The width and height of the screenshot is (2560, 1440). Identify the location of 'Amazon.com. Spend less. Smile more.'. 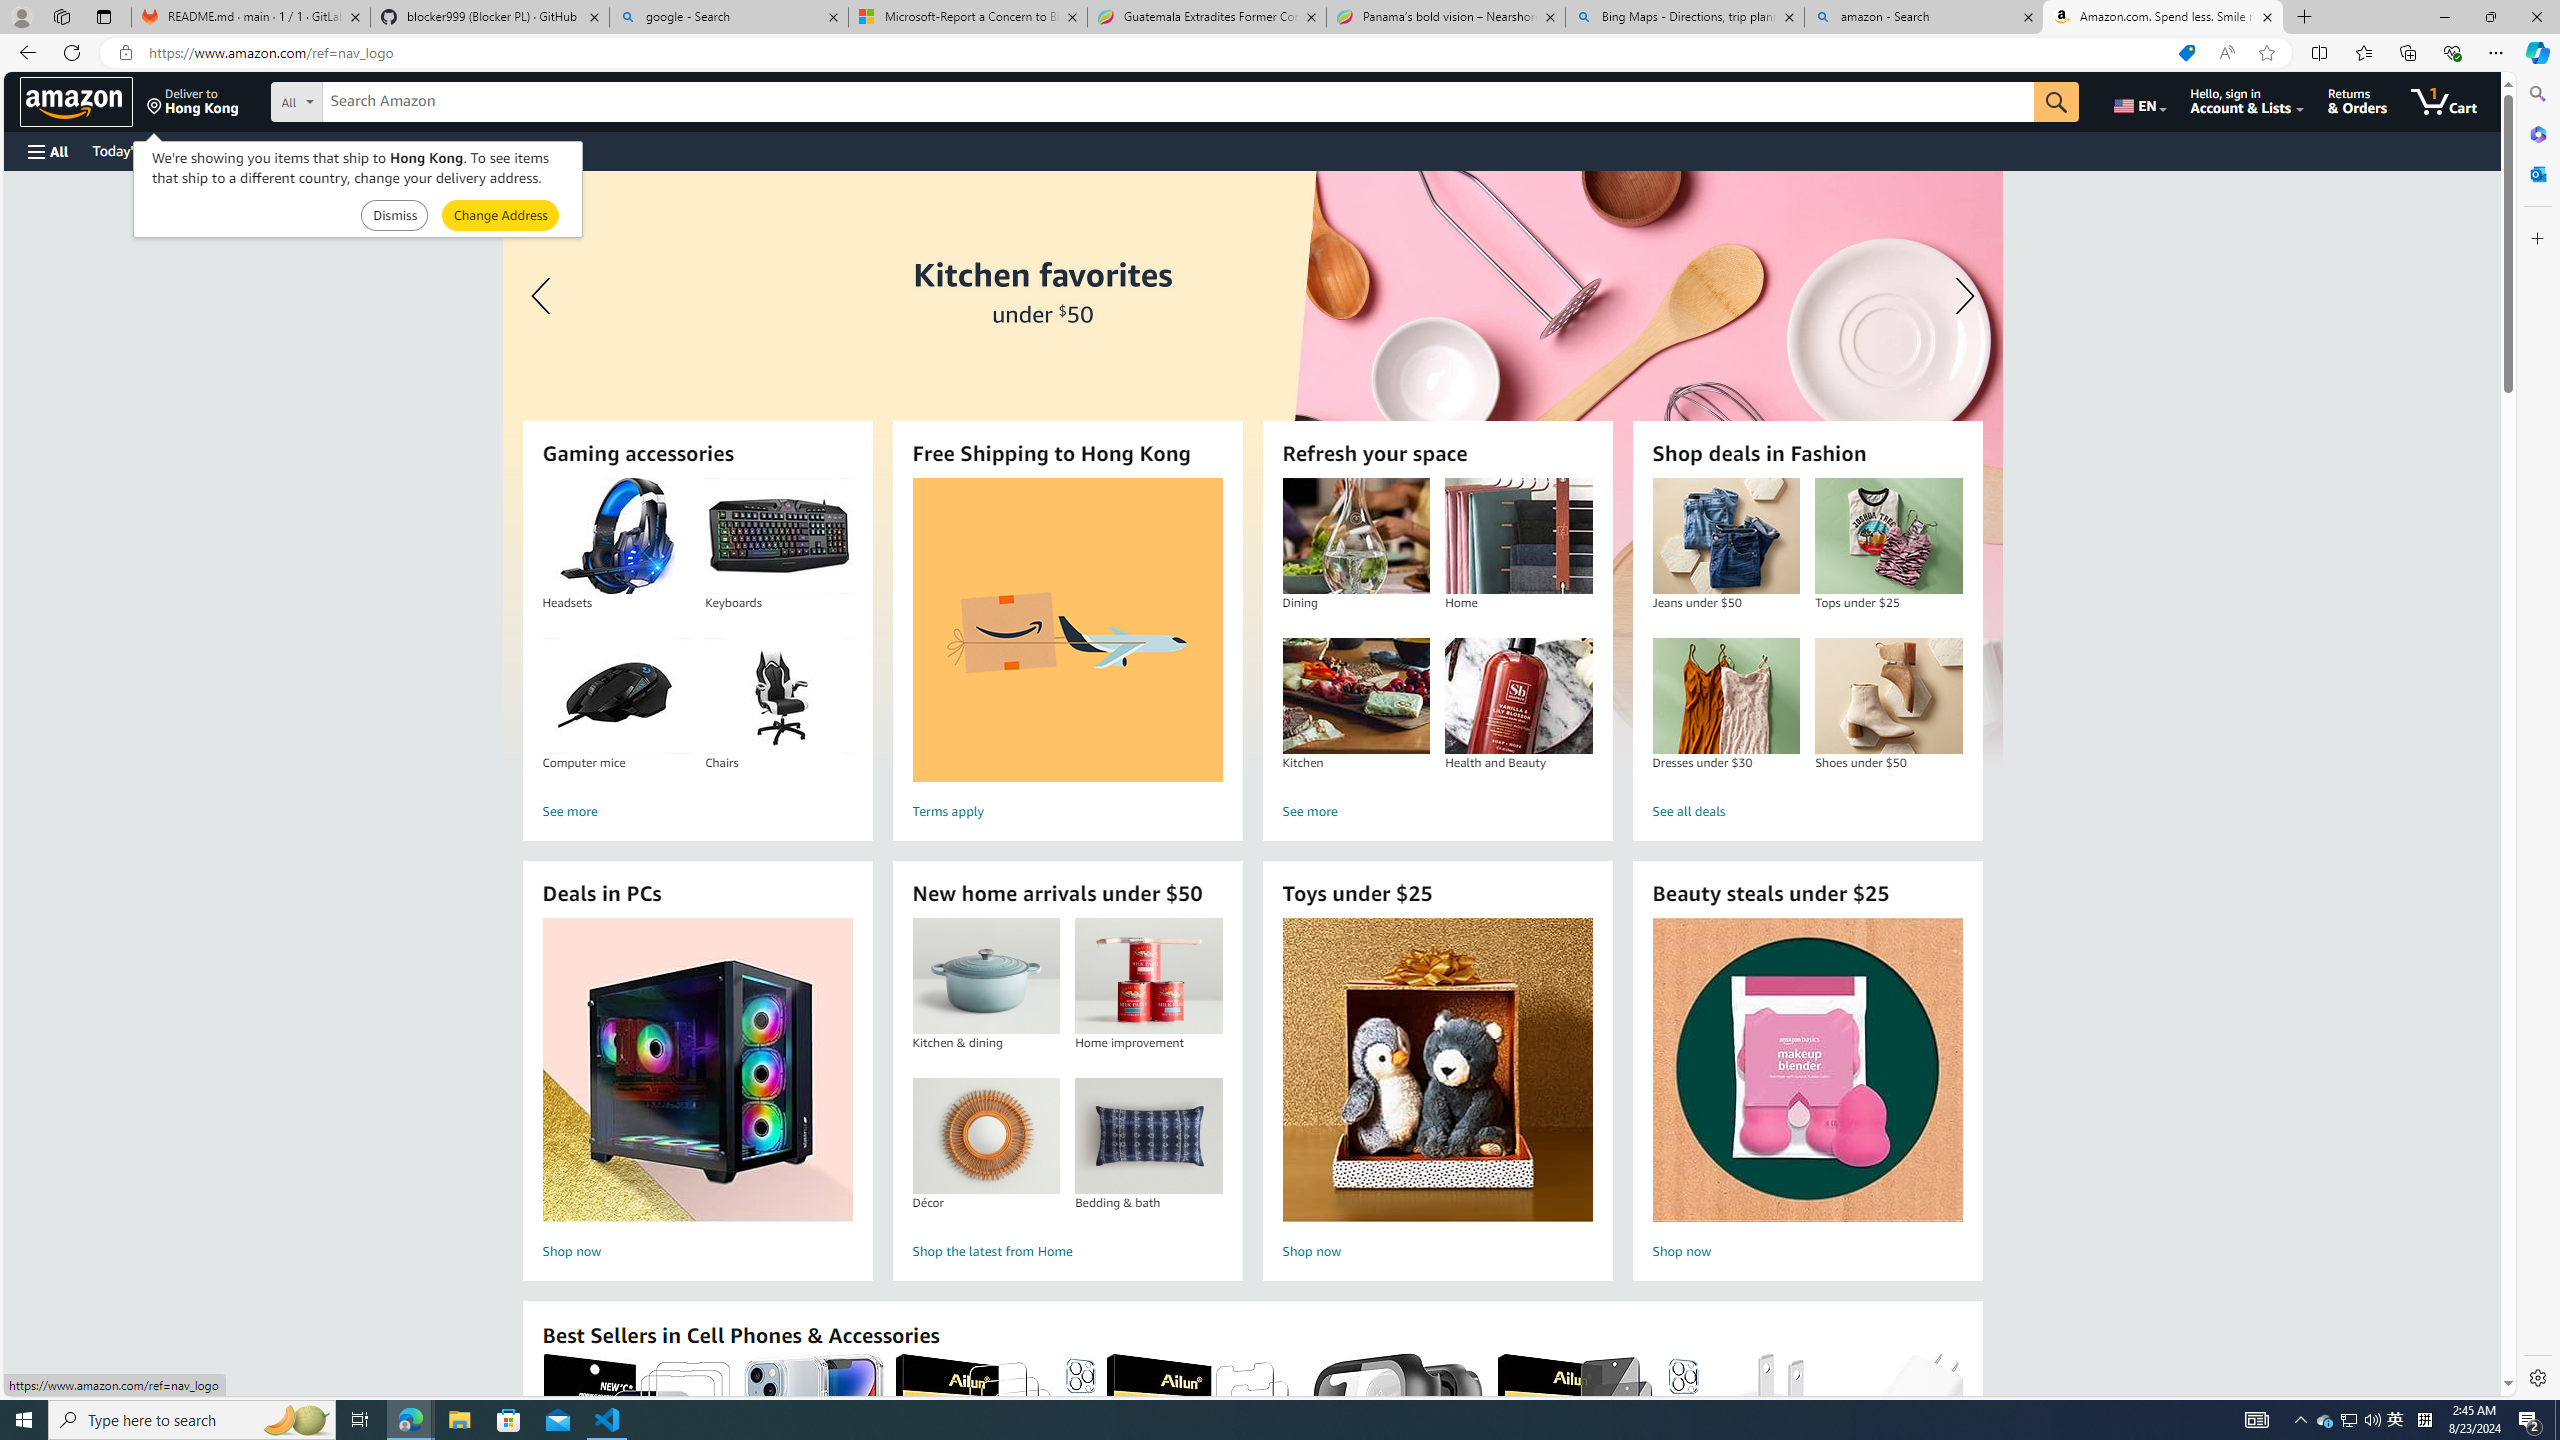
(2162, 16).